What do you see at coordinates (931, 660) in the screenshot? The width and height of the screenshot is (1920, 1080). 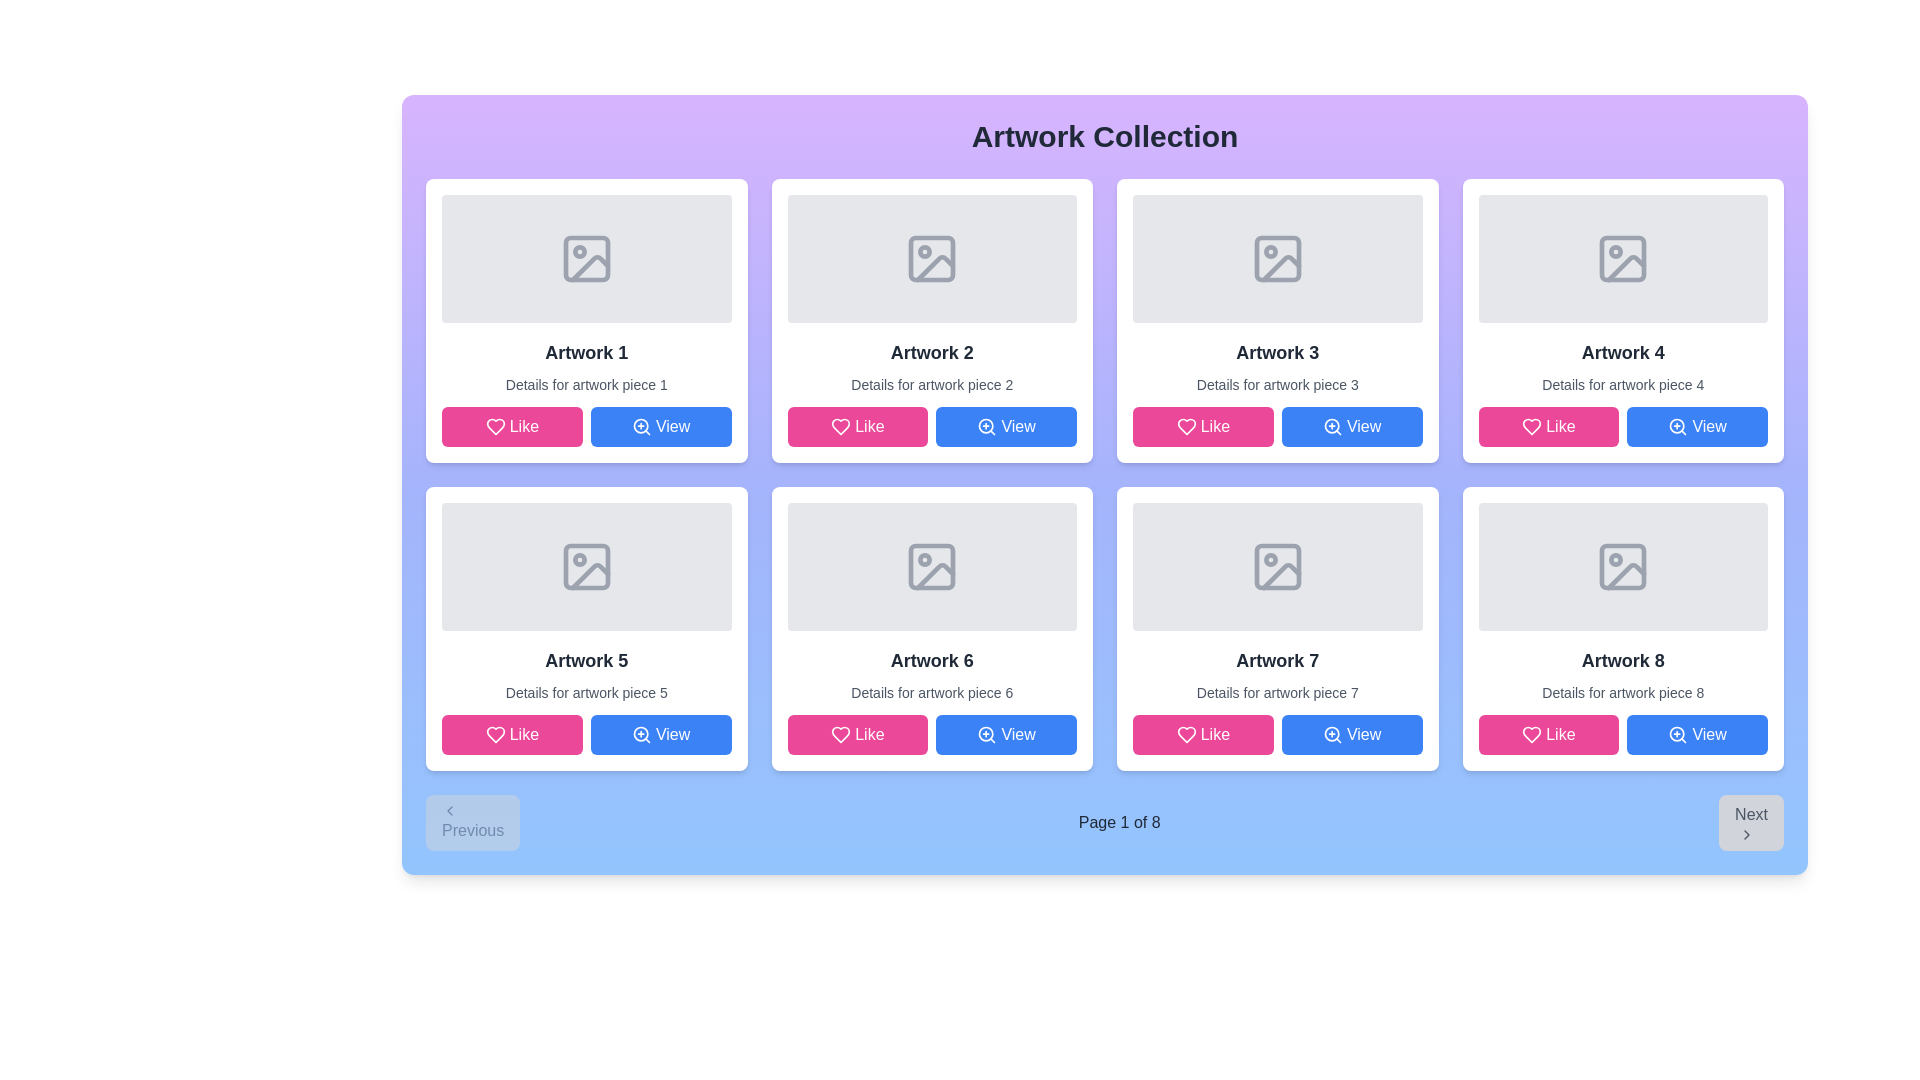 I see `the text label displaying 'Artwork 6', which is styled in bold, large black font and centered inside a white card` at bounding box center [931, 660].